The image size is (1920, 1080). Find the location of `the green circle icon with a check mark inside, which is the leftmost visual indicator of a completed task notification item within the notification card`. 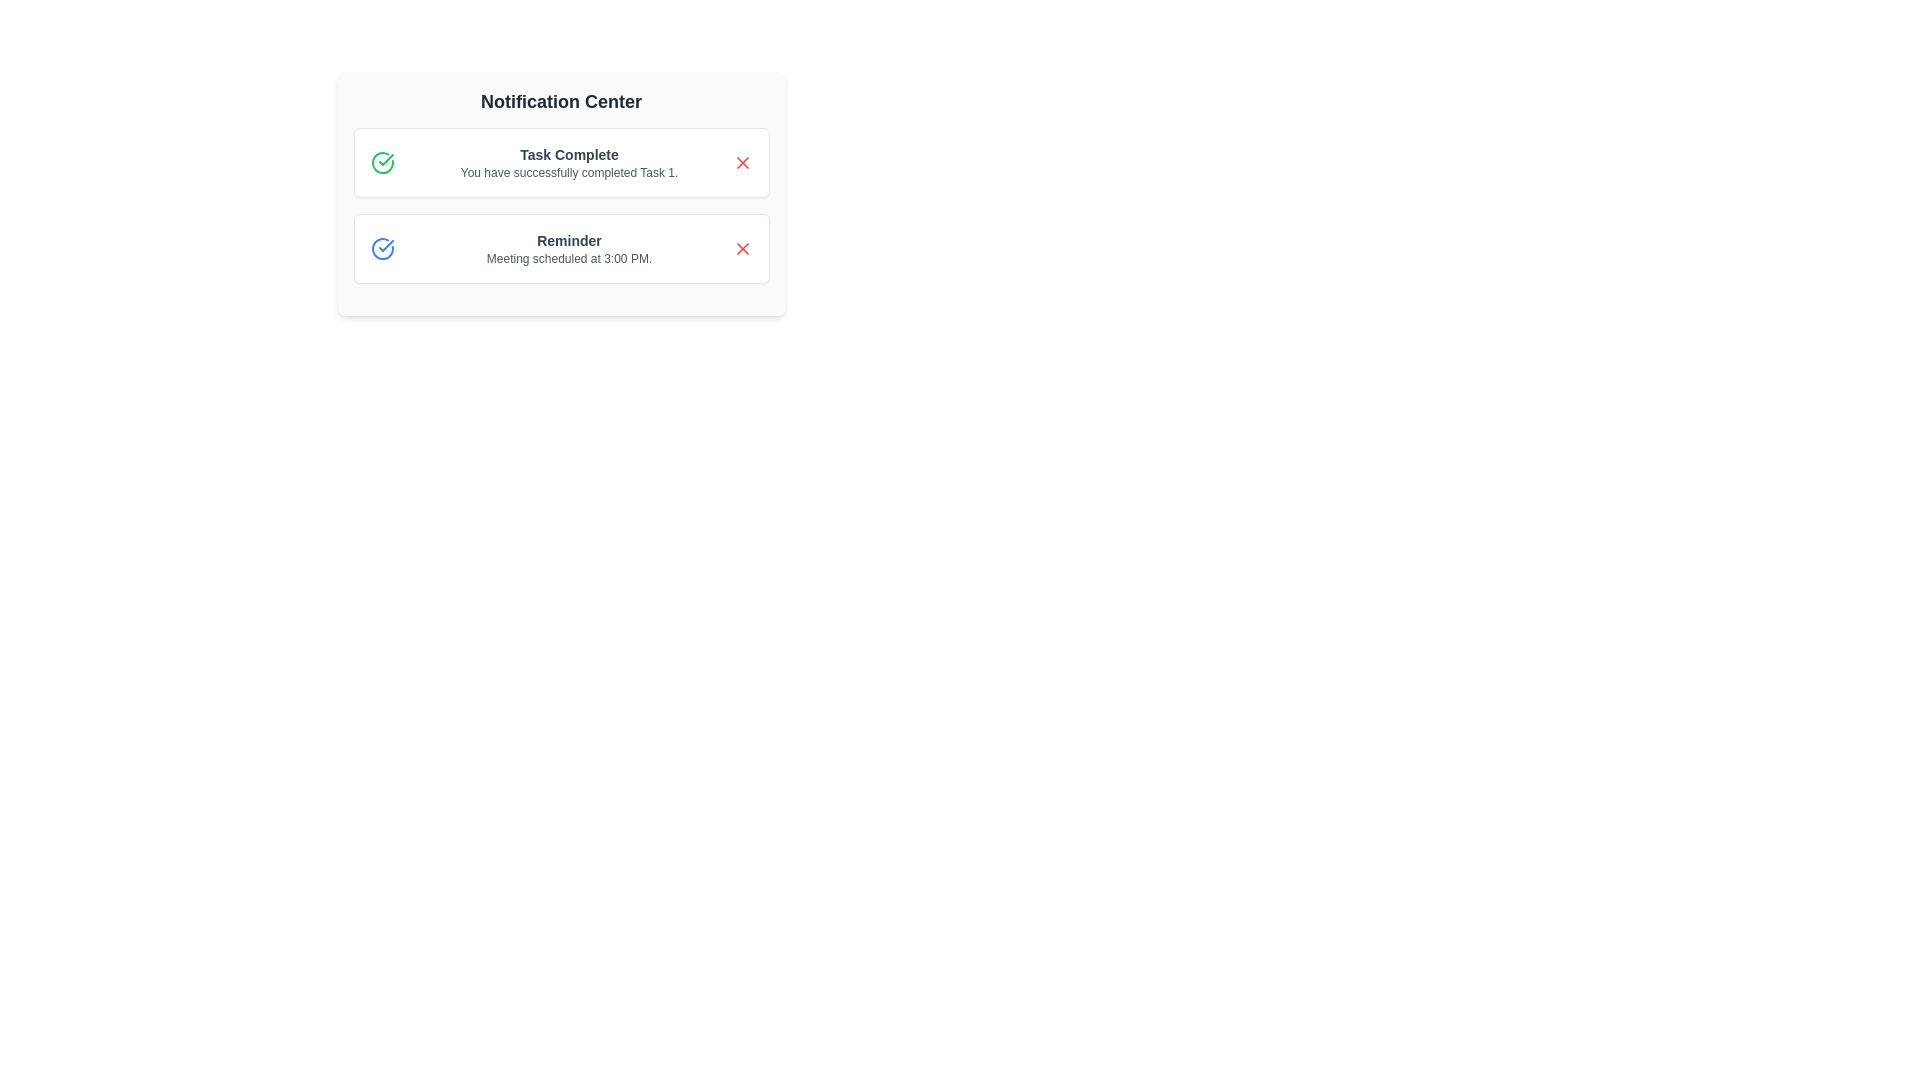

the green circle icon with a check mark inside, which is the leftmost visual indicator of a completed task notification item within the notification card is located at coordinates (382, 161).